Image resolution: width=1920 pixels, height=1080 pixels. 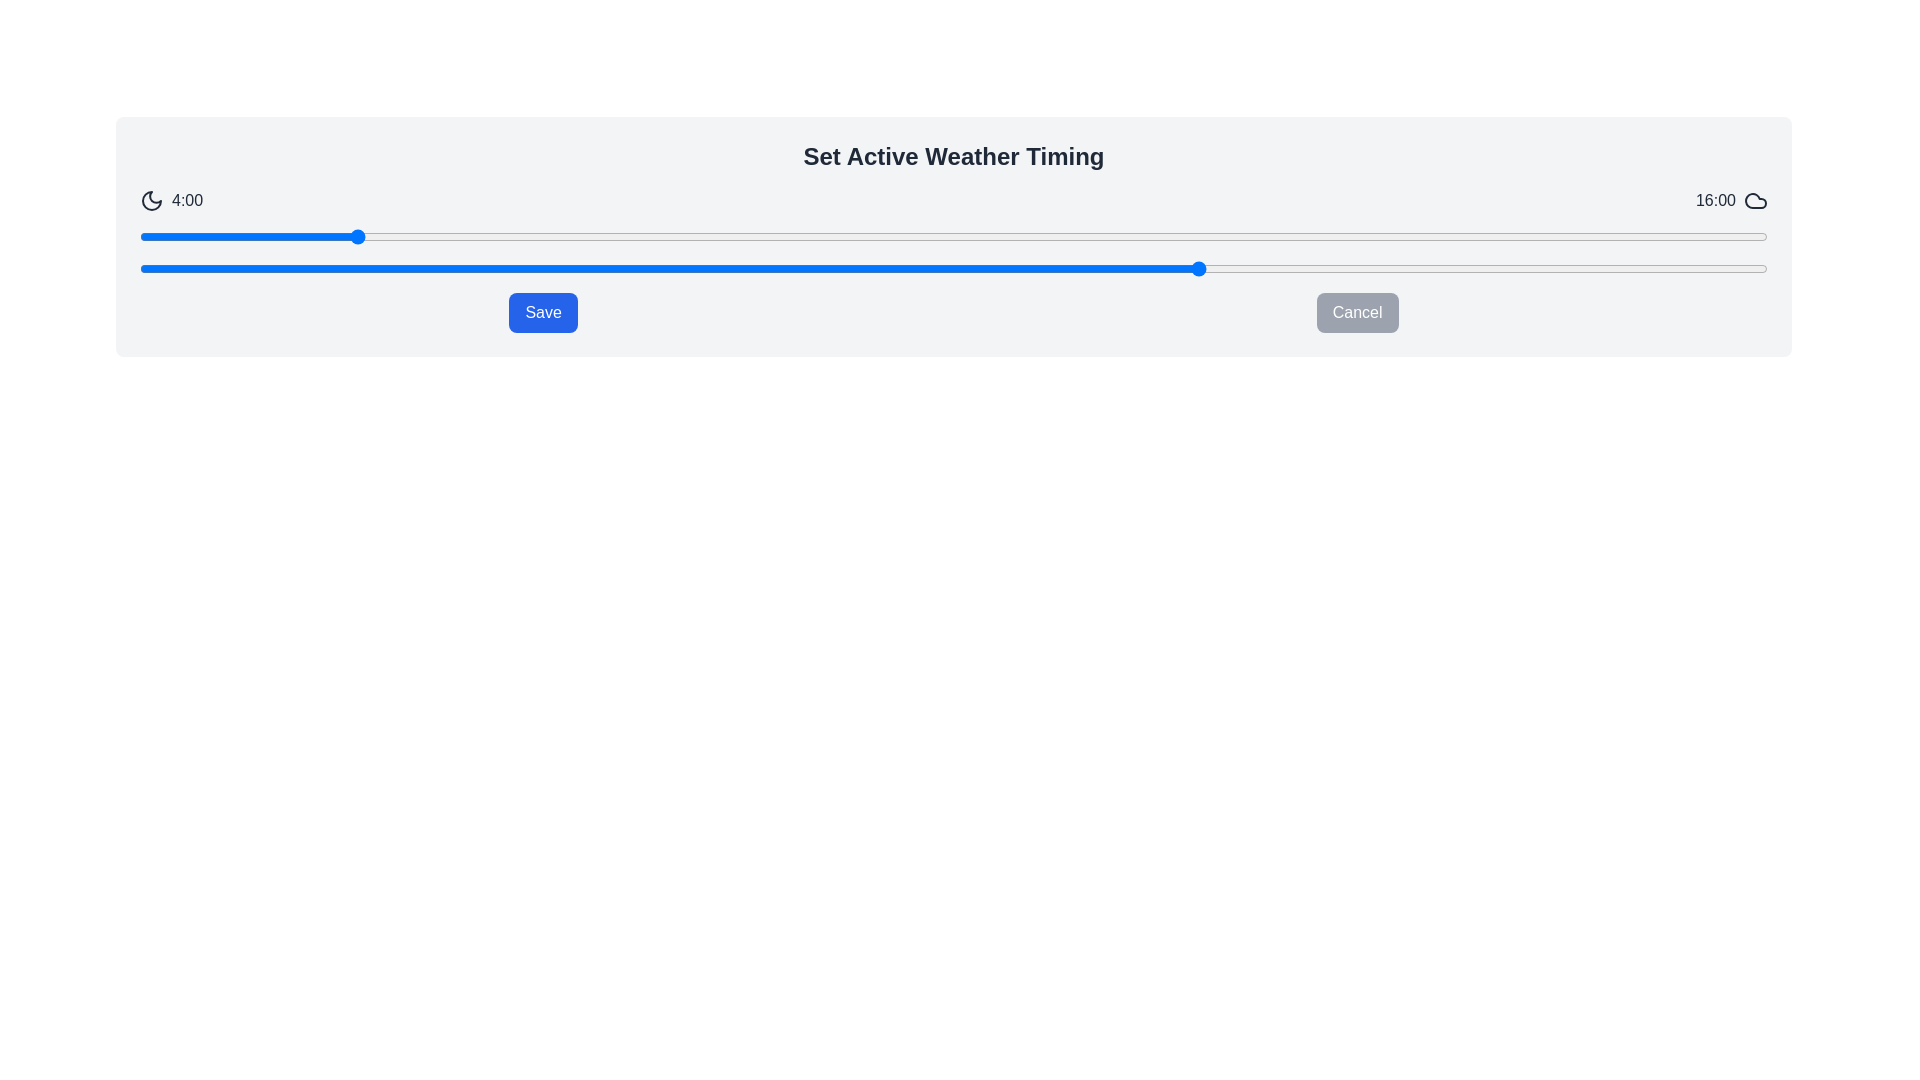 What do you see at coordinates (776, 268) in the screenshot?
I see `the slider` at bounding box center [776, 268].